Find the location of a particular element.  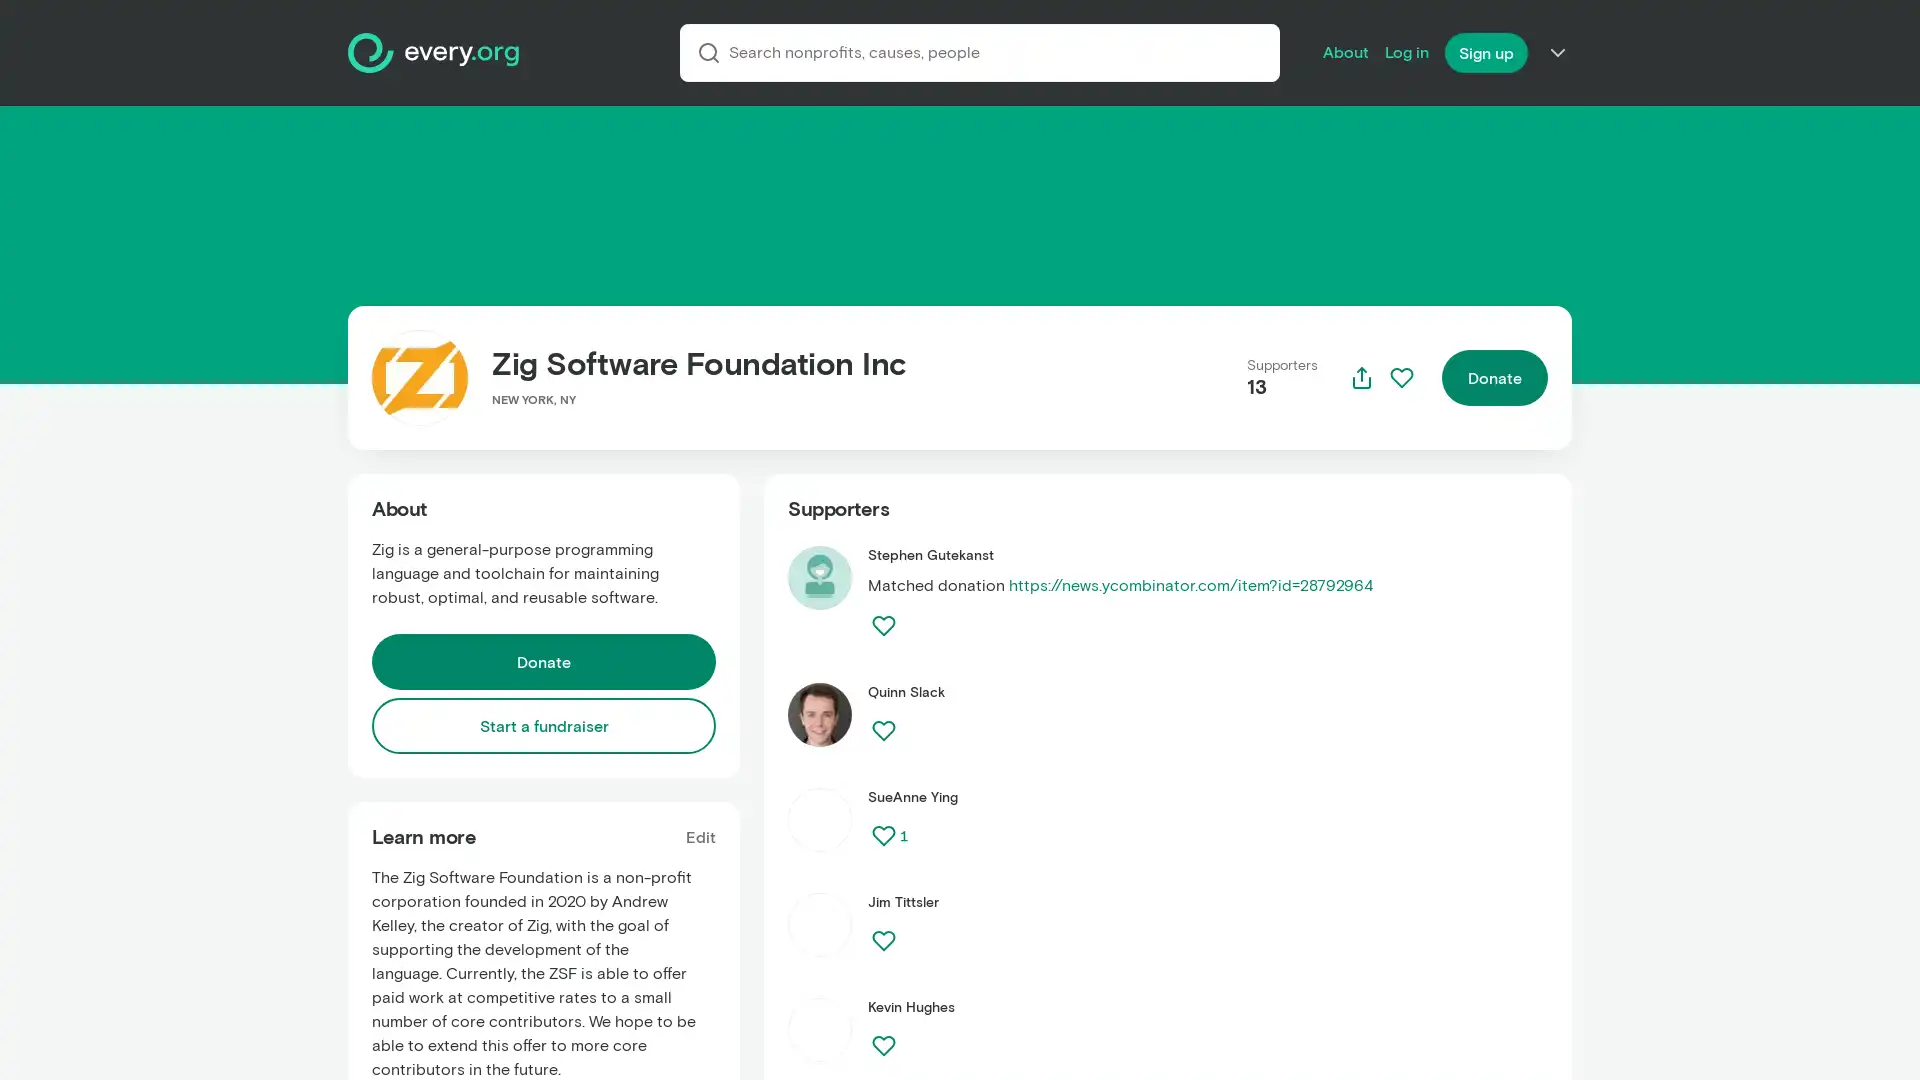

Like contribution is located at coordinates (882, 1044).